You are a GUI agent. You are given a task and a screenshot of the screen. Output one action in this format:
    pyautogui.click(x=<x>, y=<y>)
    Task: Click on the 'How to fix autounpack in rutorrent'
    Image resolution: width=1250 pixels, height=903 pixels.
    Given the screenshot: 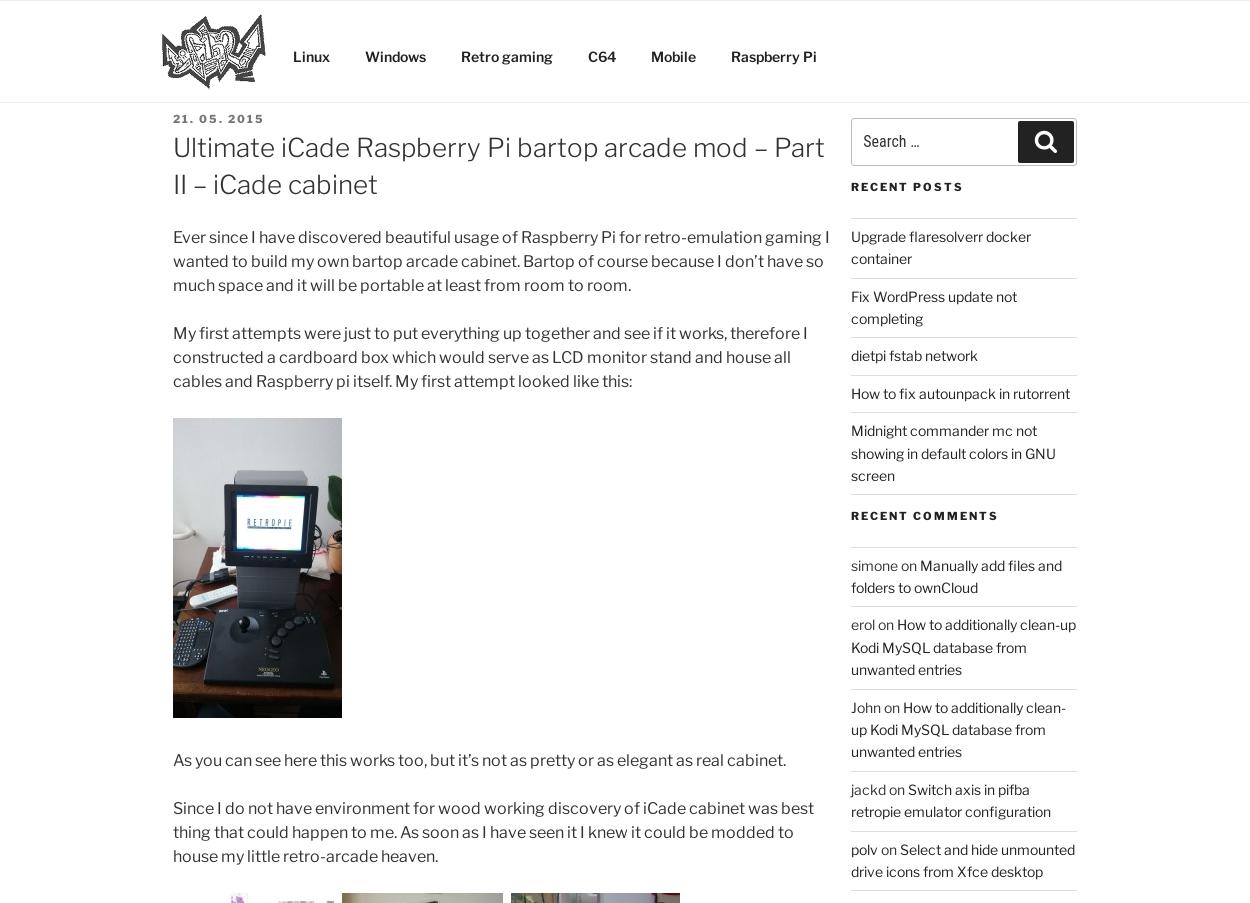 What is the action you would take?
    pyautogui.click(x=959, y=391)
    